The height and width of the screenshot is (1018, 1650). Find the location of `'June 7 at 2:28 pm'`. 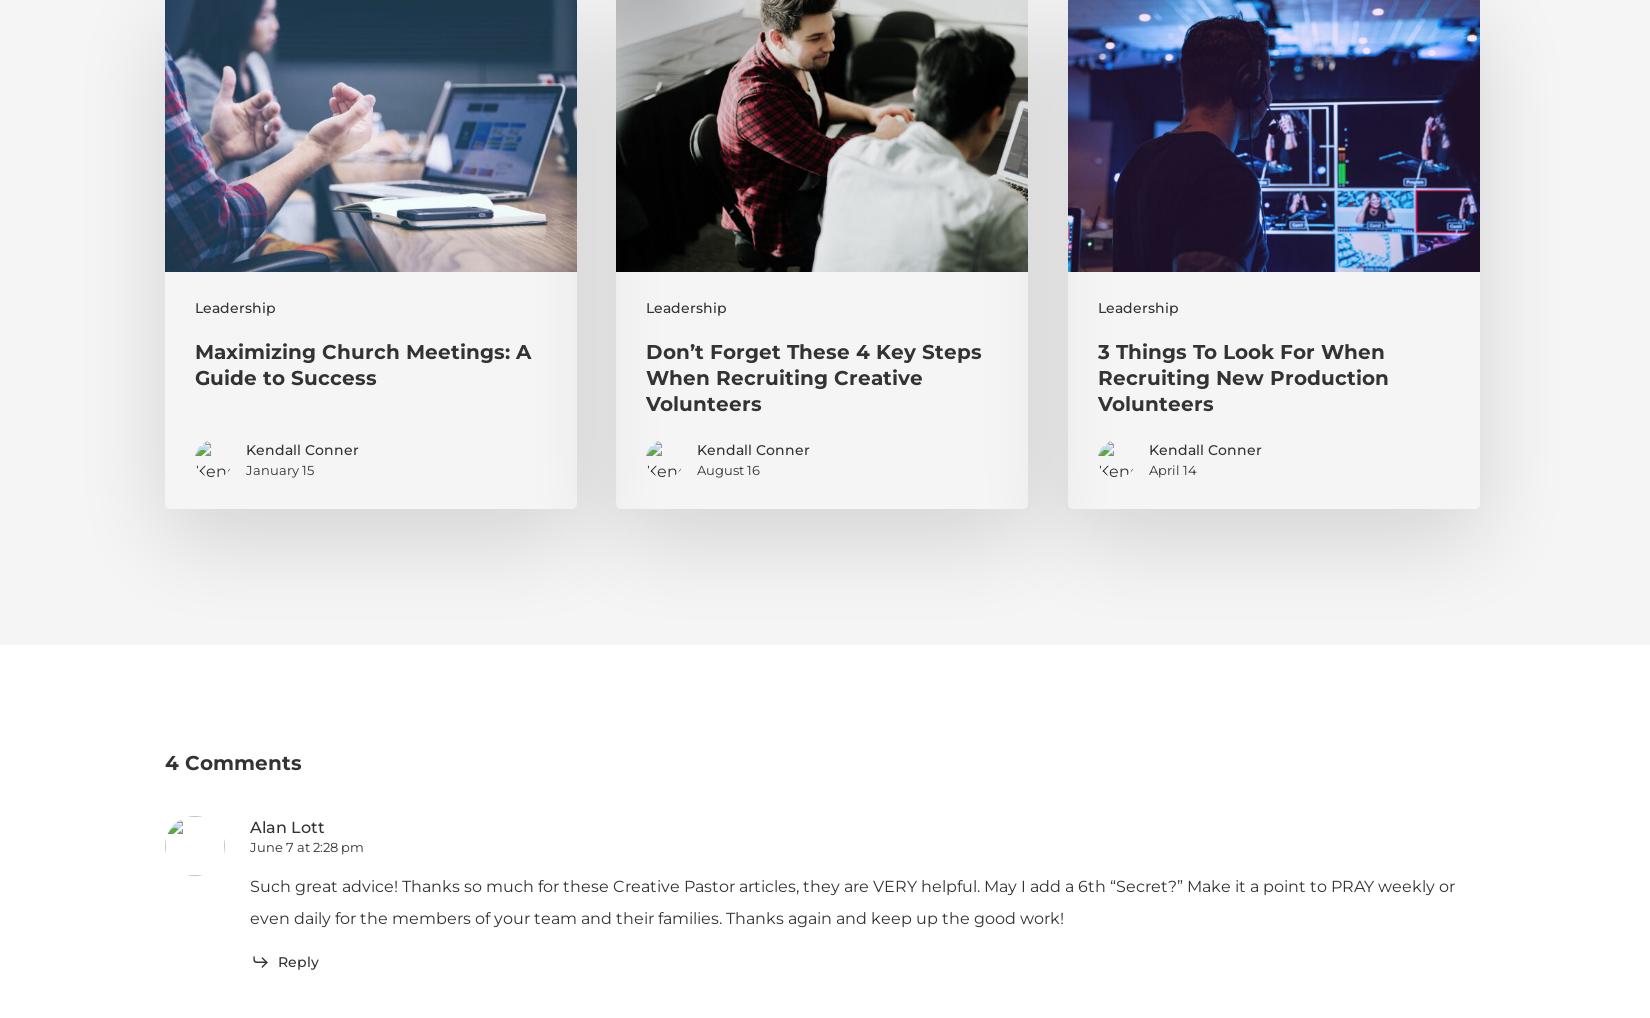

'June 7 at 2:28 pm' is located at coordinates (307, 845).